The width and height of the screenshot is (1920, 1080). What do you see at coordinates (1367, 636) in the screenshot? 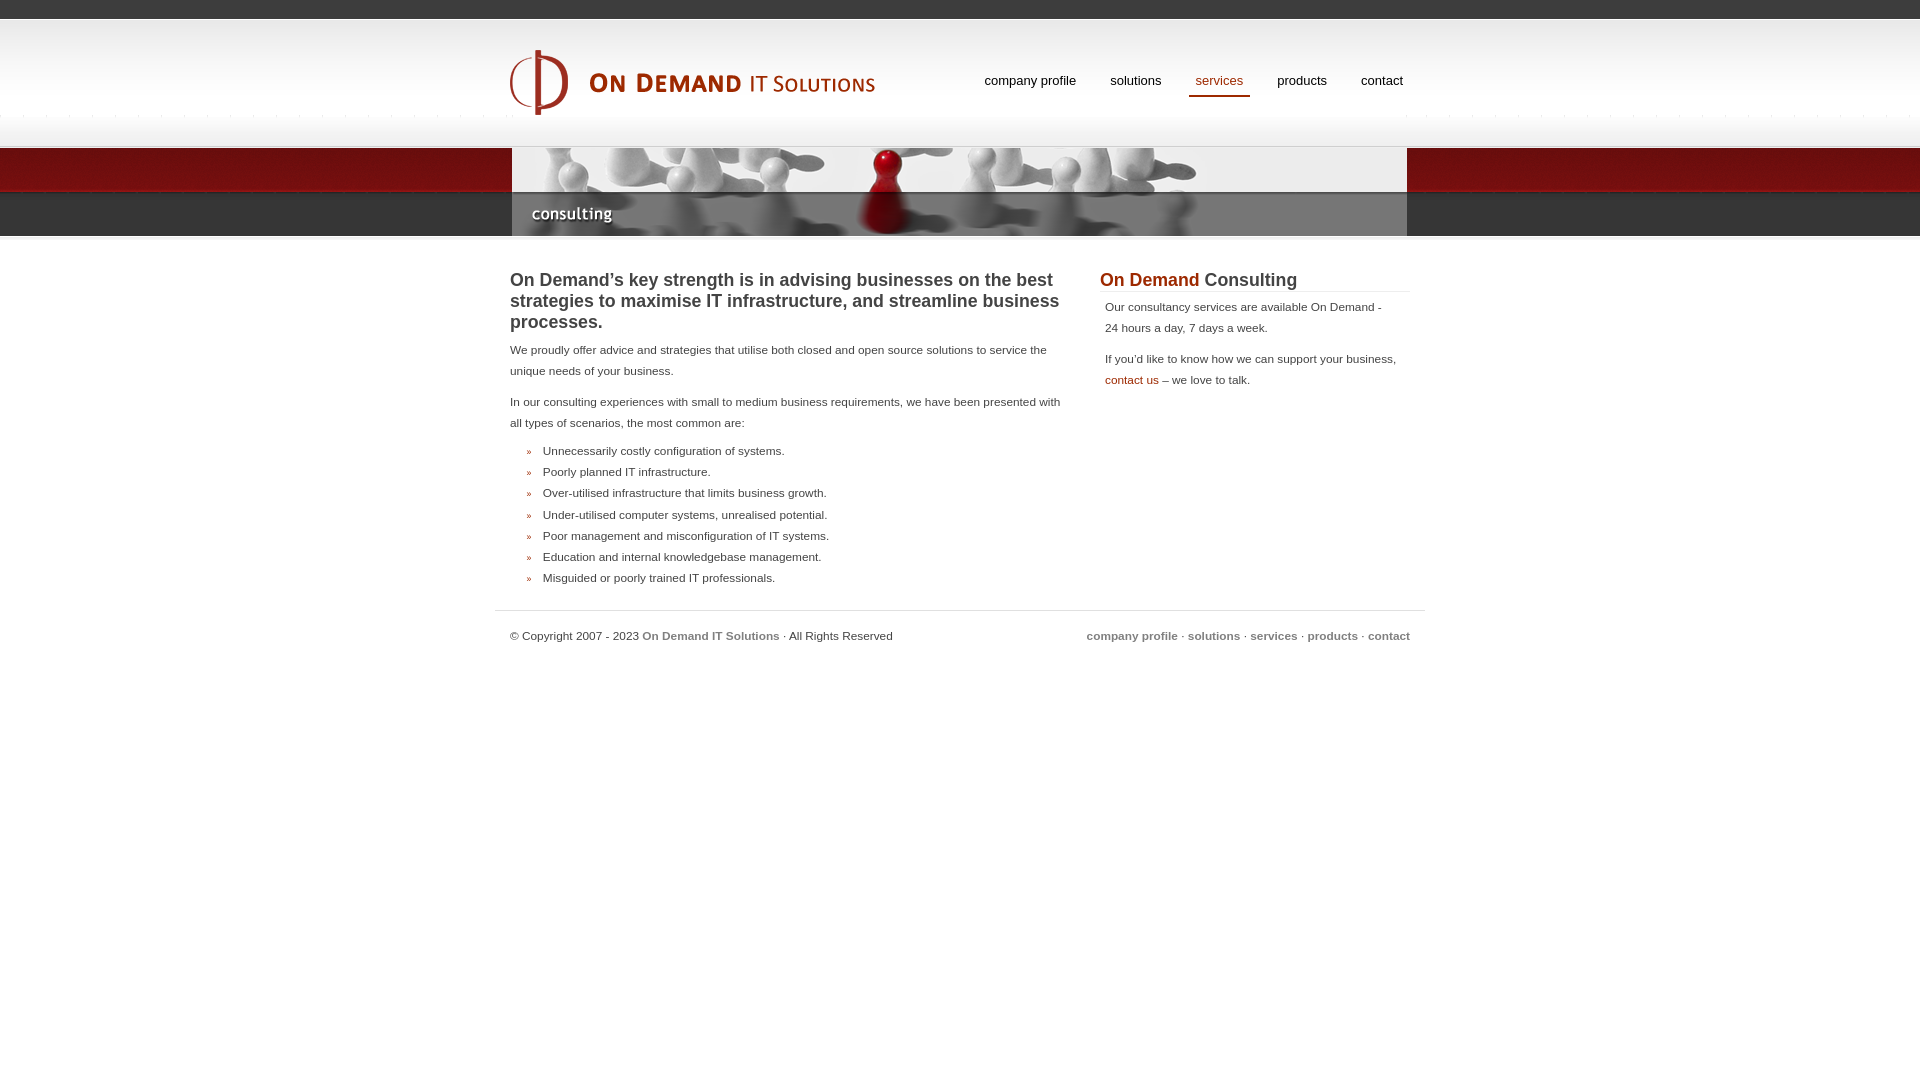
I see `'contact'` at bounding box center [1367, 636].